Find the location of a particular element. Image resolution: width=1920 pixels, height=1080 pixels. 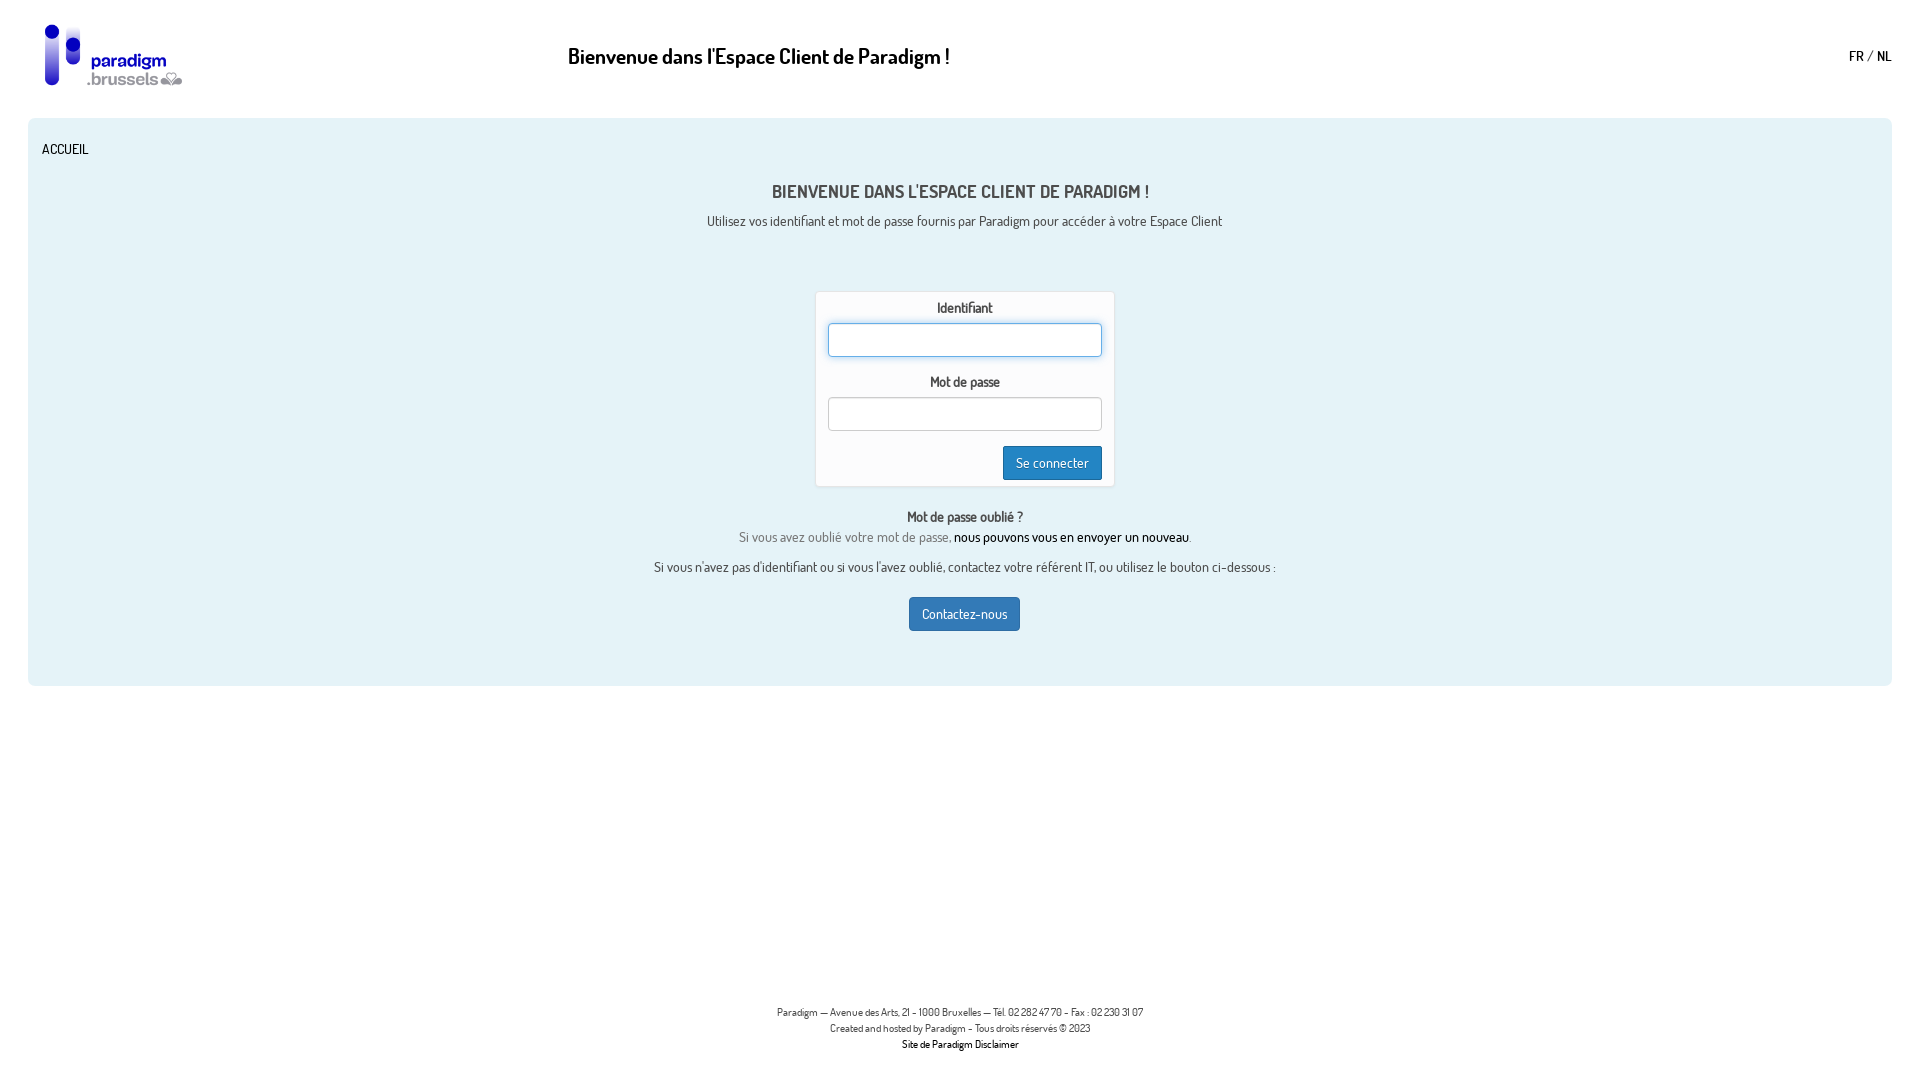

'ACCUEIL' is located at coordinates (65, 148).